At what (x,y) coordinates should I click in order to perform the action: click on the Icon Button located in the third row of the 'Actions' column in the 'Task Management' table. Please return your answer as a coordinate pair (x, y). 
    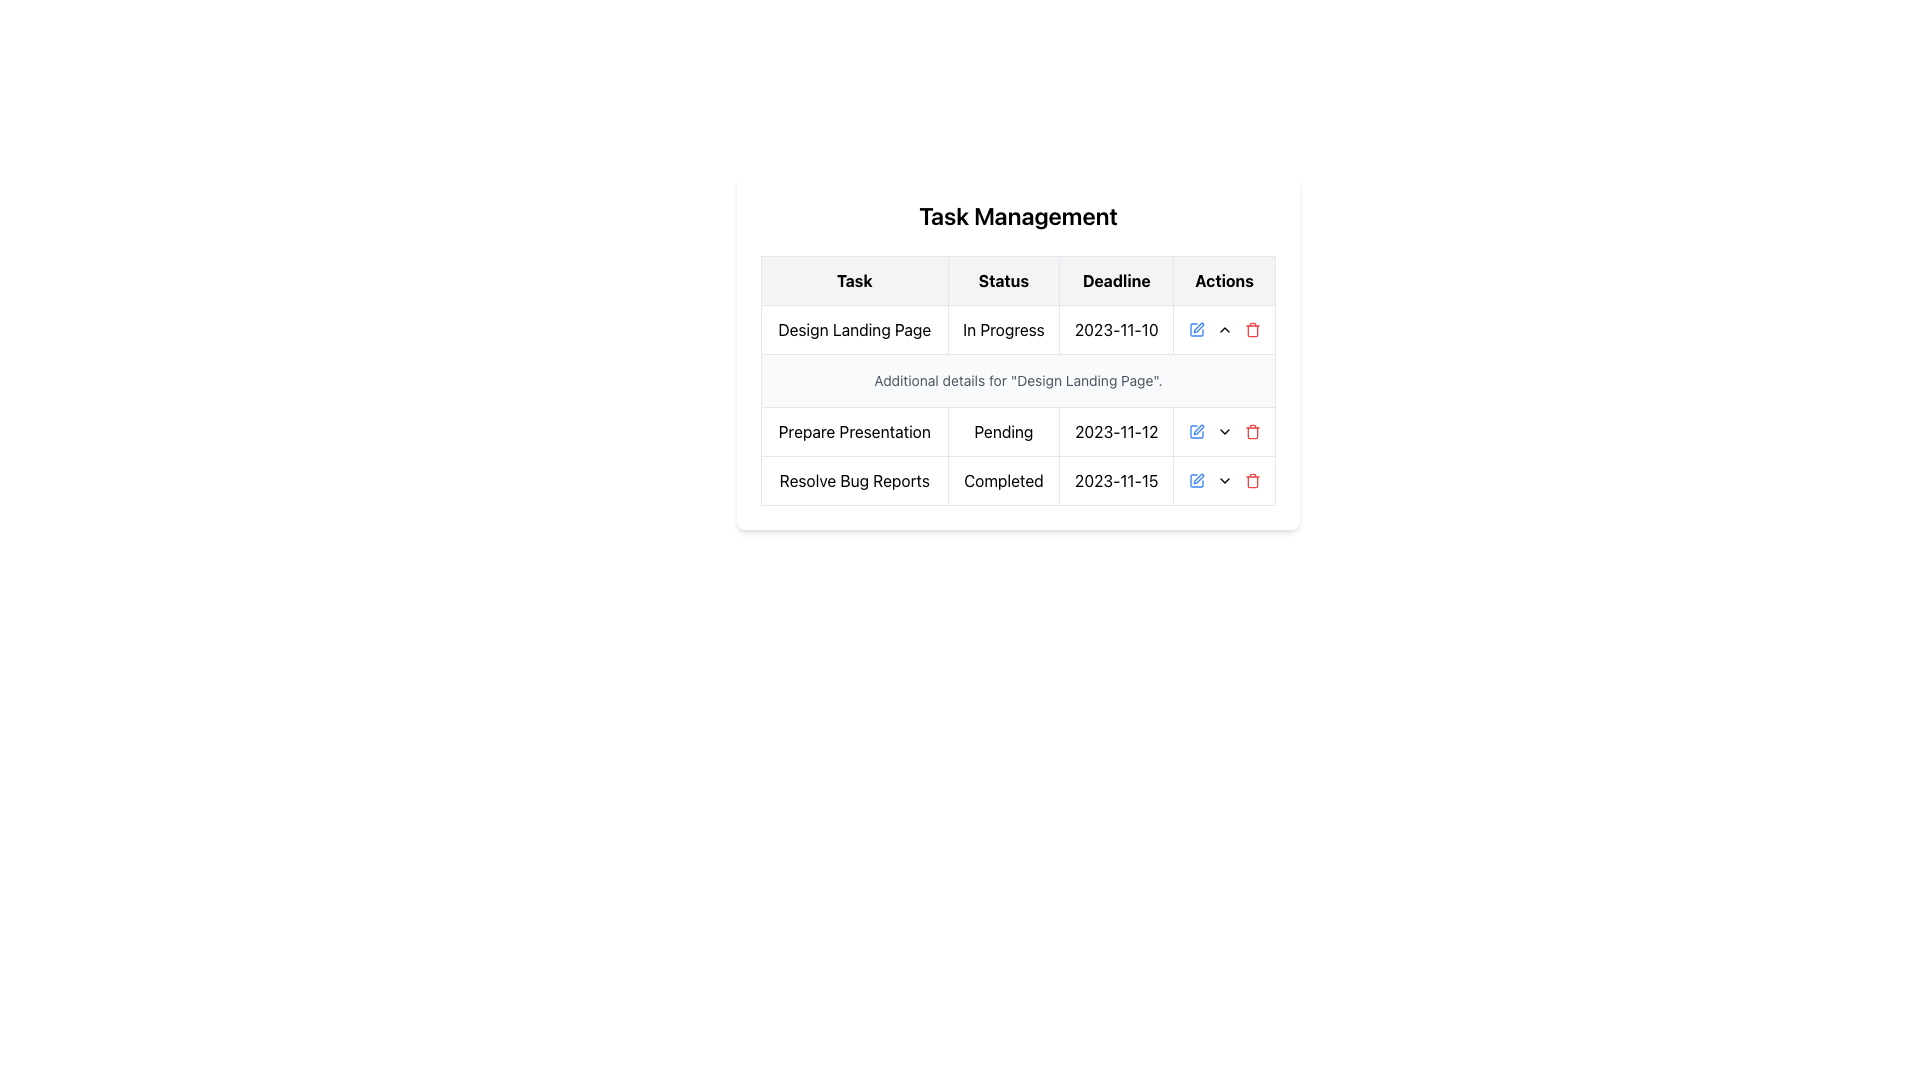
    Looking at the image, I should click on (1223, 431).